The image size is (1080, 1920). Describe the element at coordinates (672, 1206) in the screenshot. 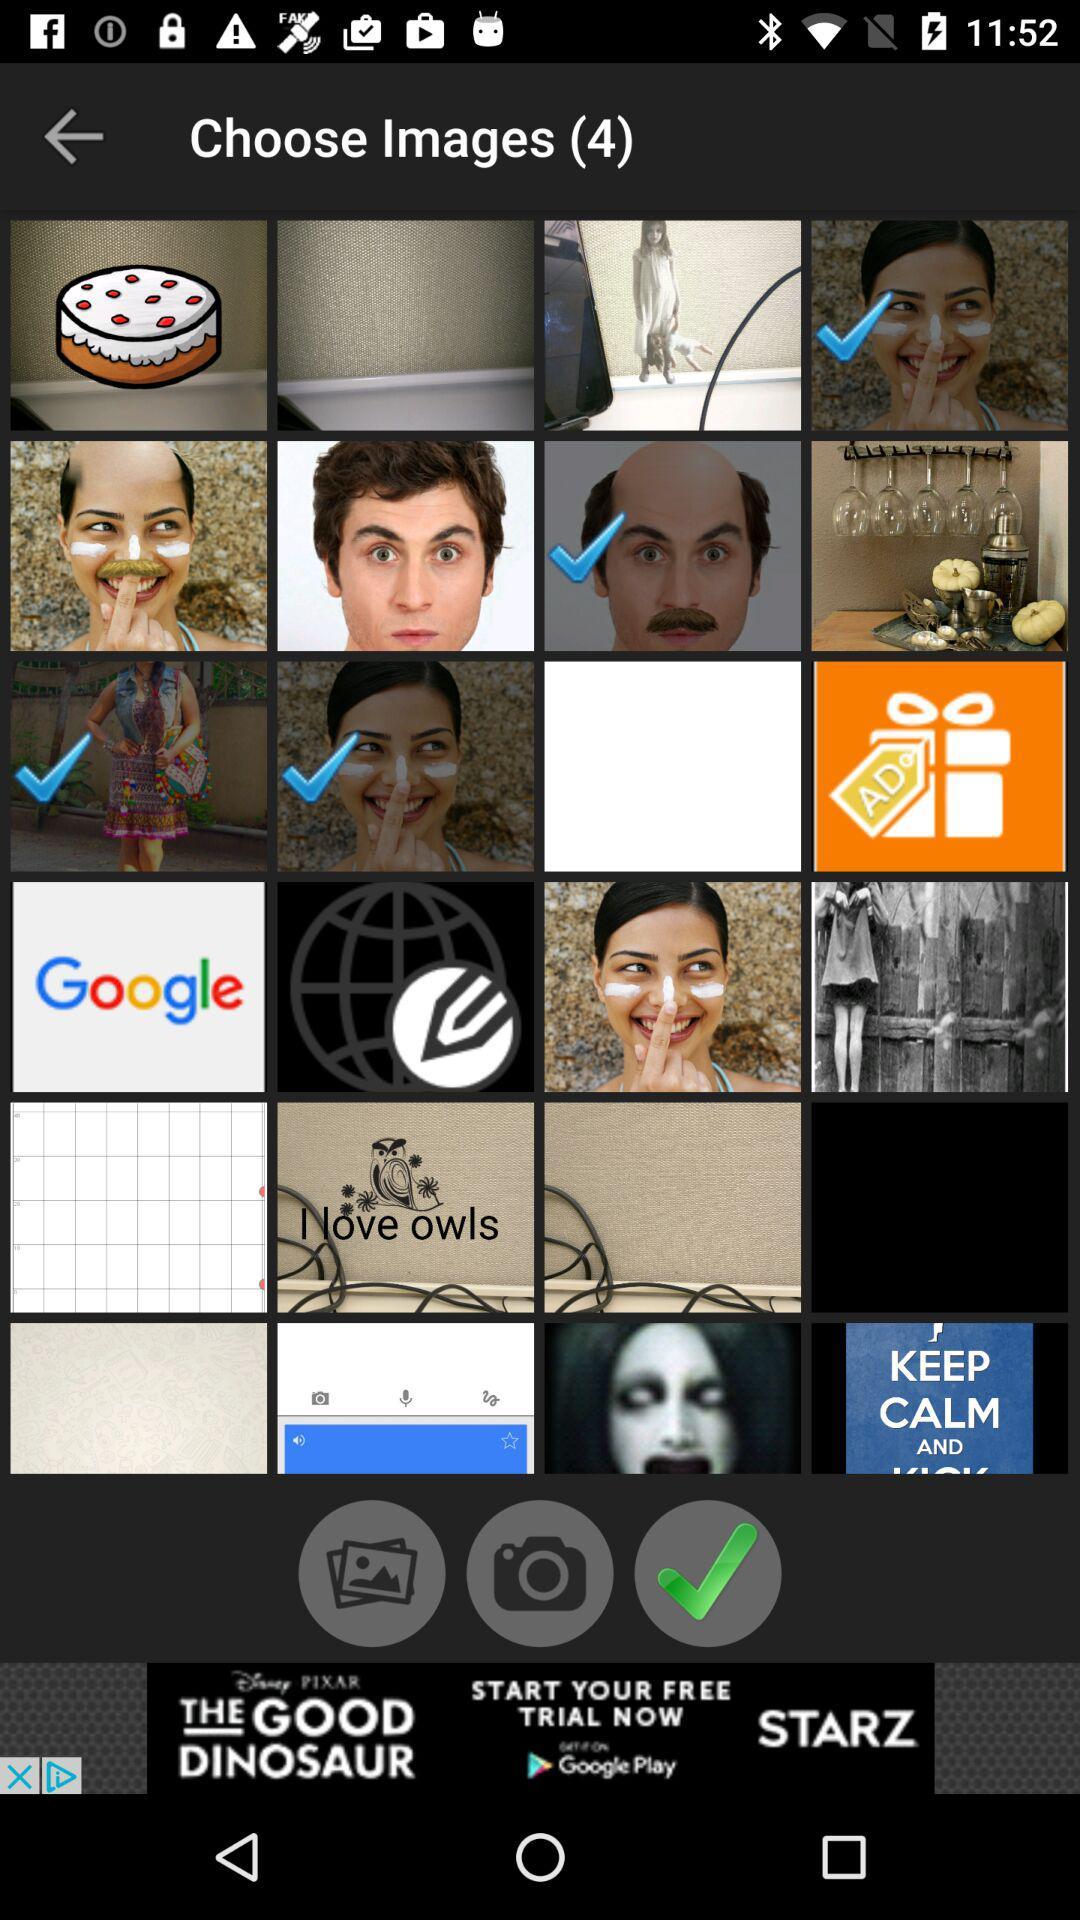

I see `open profile` at that location.